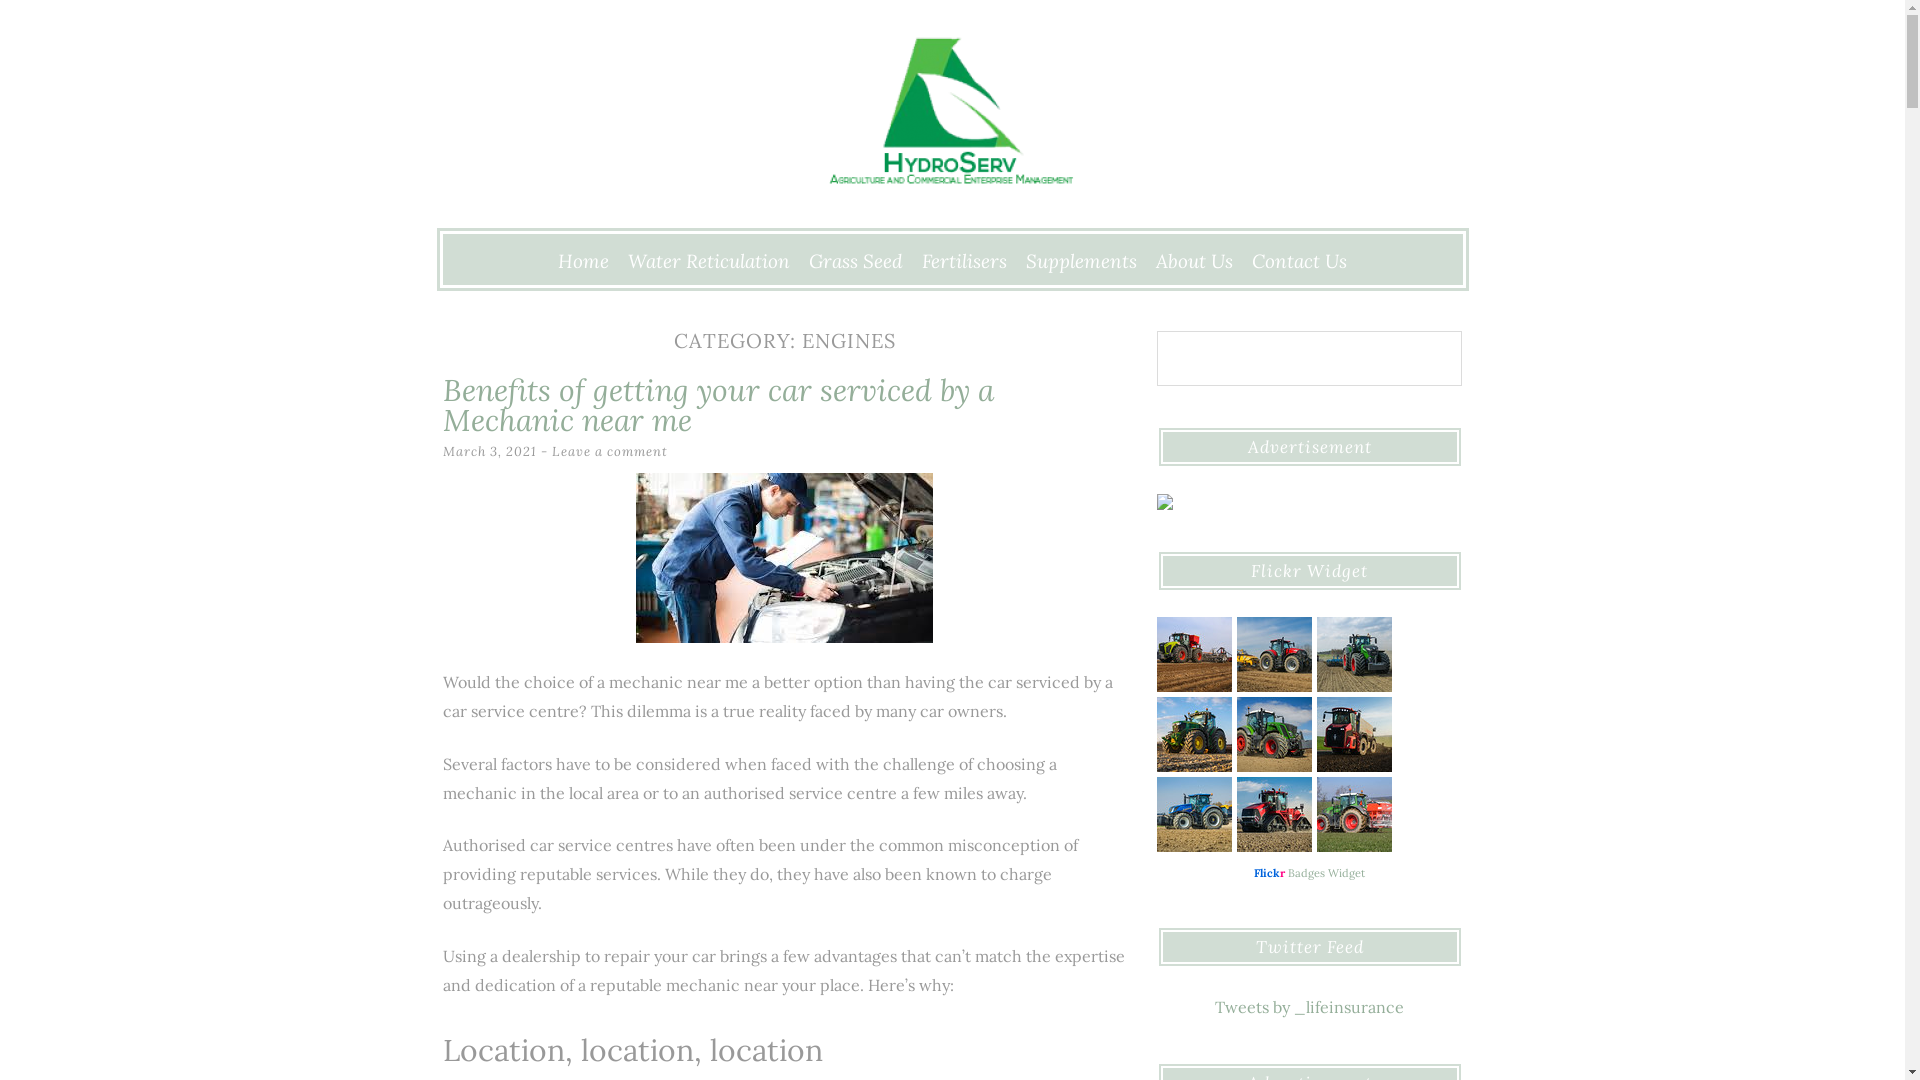 Image resolution: width=1920 pixels, height=1080 pixels. Describe the element at coordinates (447, 239) in the screenshot. I see `'Skip to content'` at that location.